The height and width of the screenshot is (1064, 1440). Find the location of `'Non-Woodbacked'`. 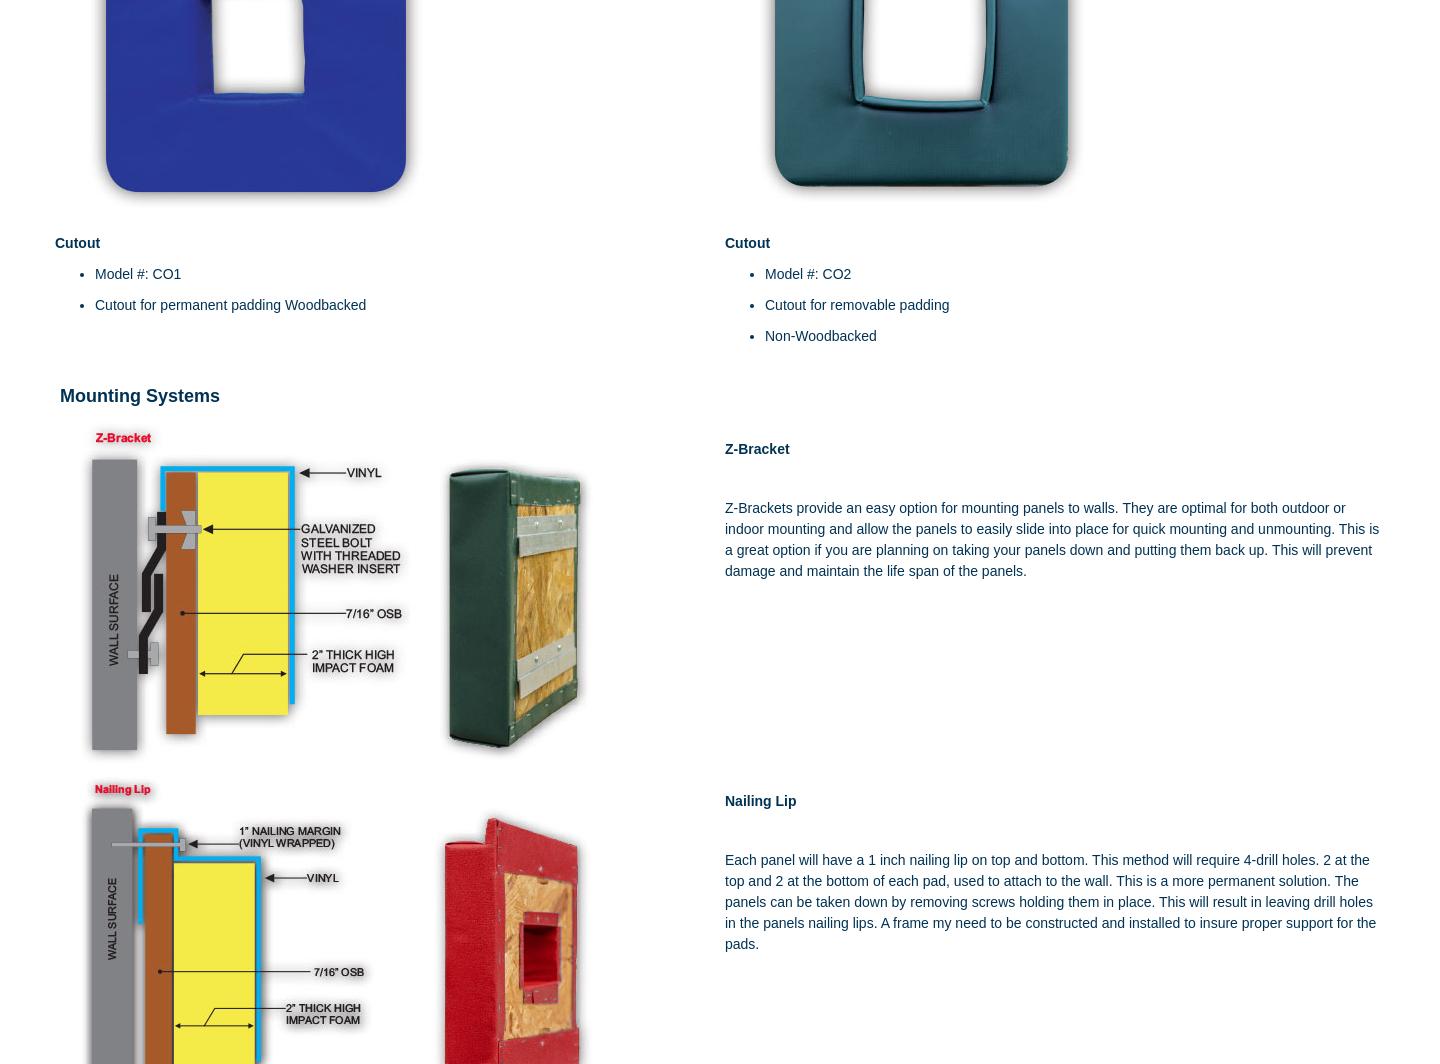

'Non-Woodbacked' is located at coordinates (820, 336).